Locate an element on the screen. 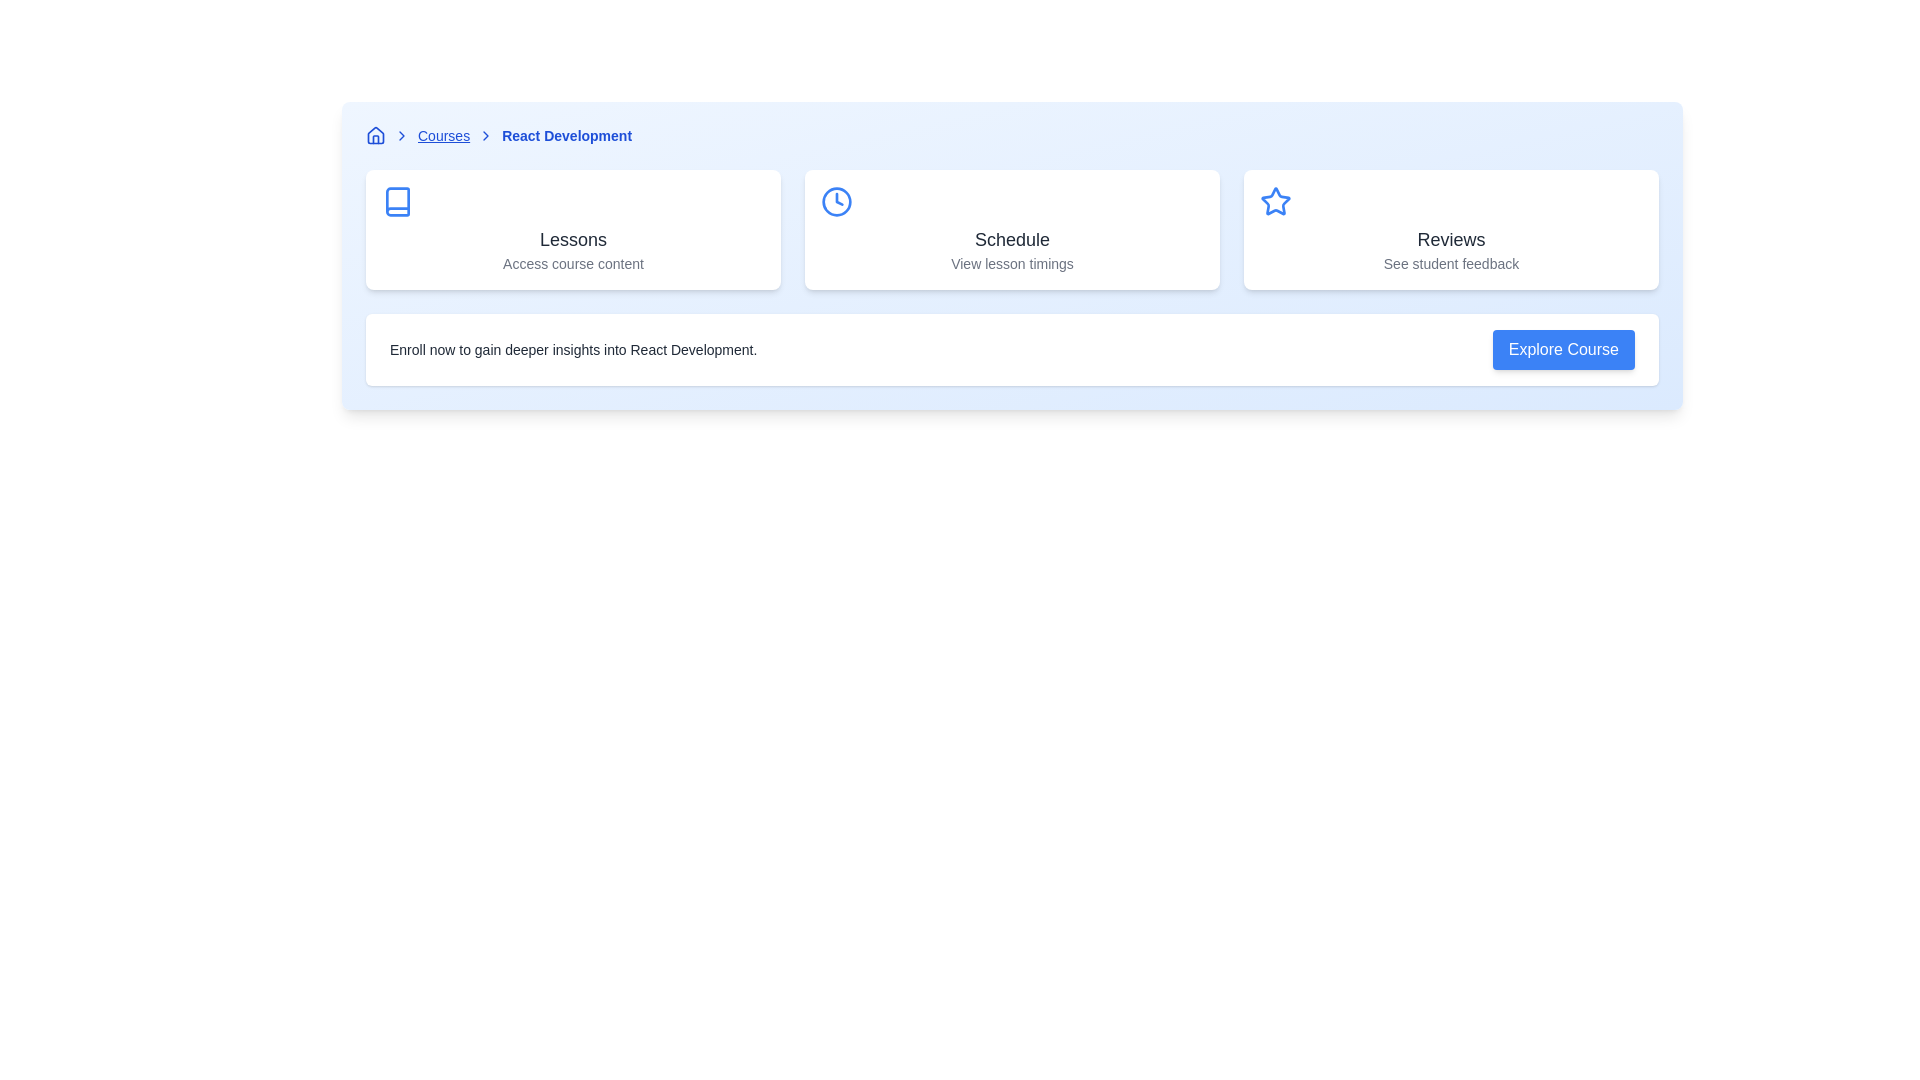 The width and height of the screenshot is (1920, 1080). the bold blue text 'React Development' in the breadcrumb navigation bar, located to the right of the 'Courses' link and a chevron icon is located at coordinates (566, 135).